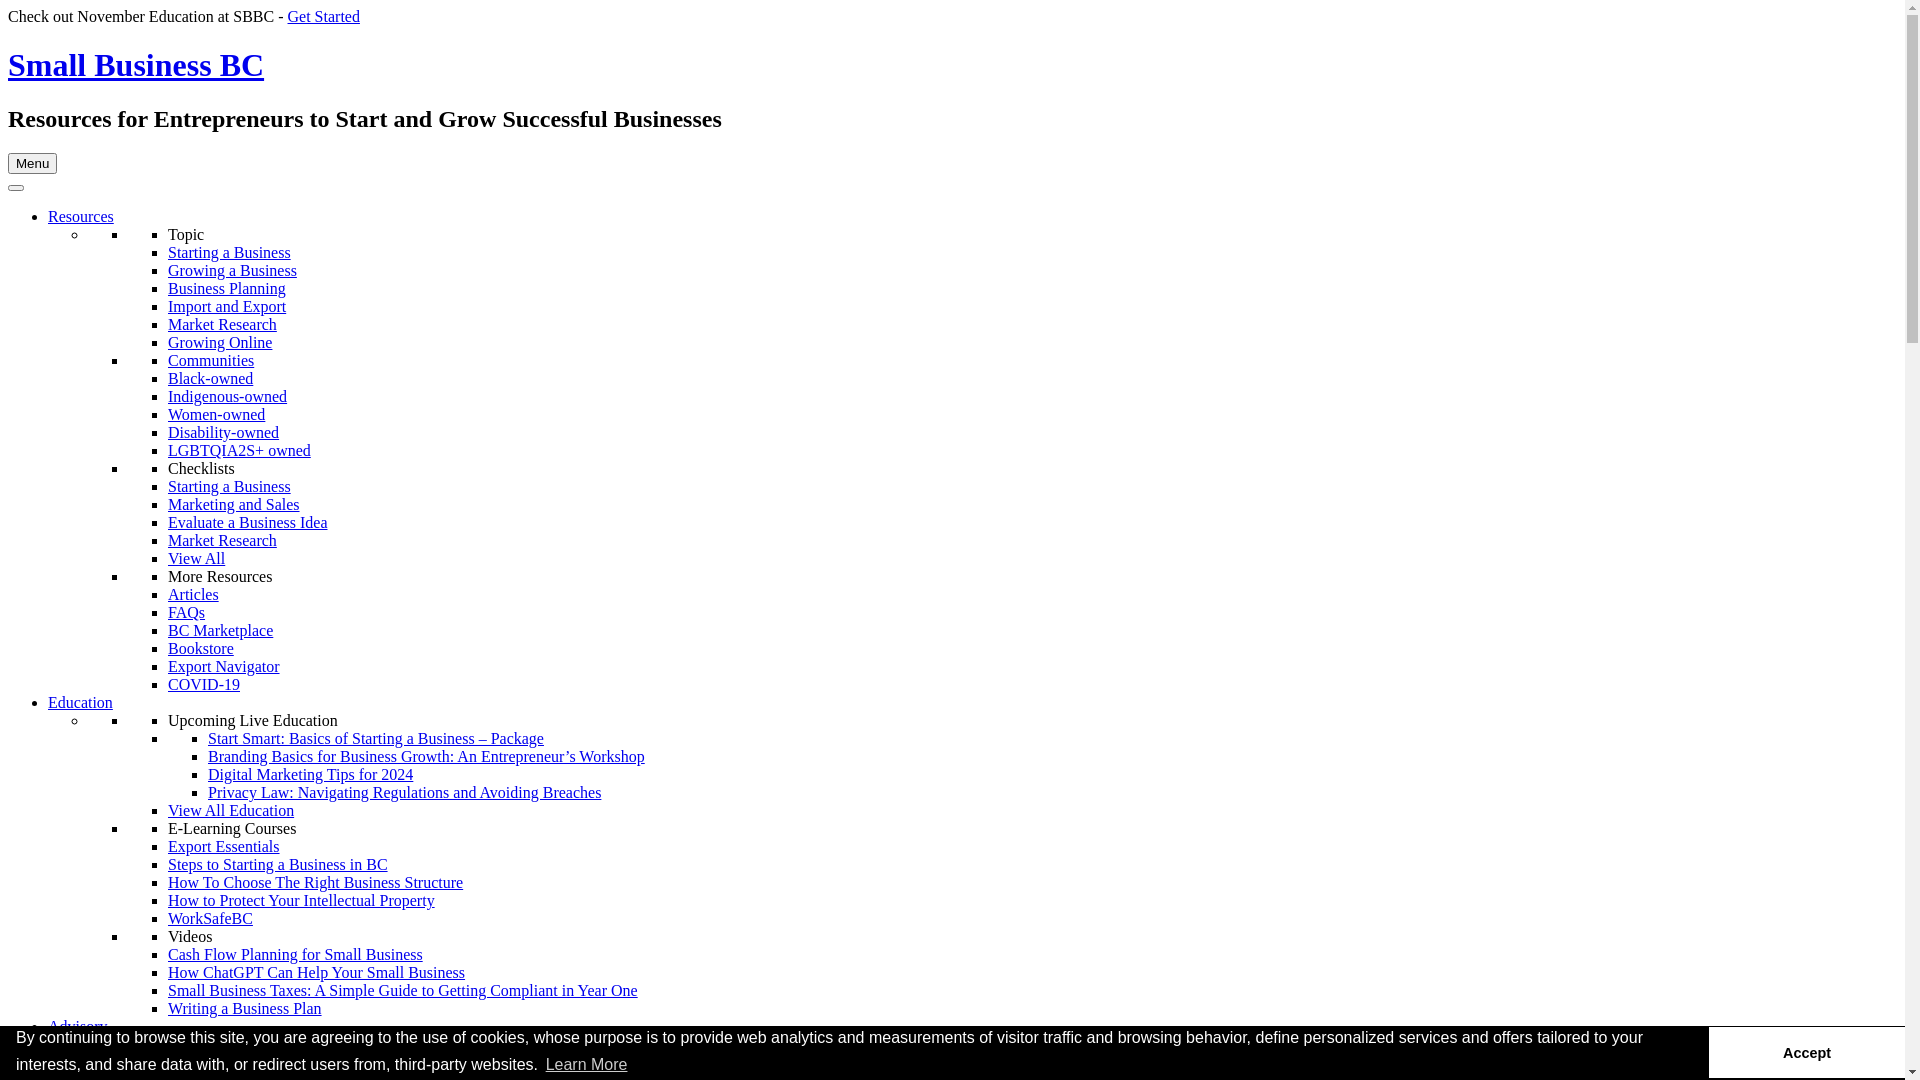 The width and height of the screenshot is (1920, 1080). What do you see at coordinates (80, 216) in the screenshot?
I see `'Resources'` at bounding box center [80, 216].